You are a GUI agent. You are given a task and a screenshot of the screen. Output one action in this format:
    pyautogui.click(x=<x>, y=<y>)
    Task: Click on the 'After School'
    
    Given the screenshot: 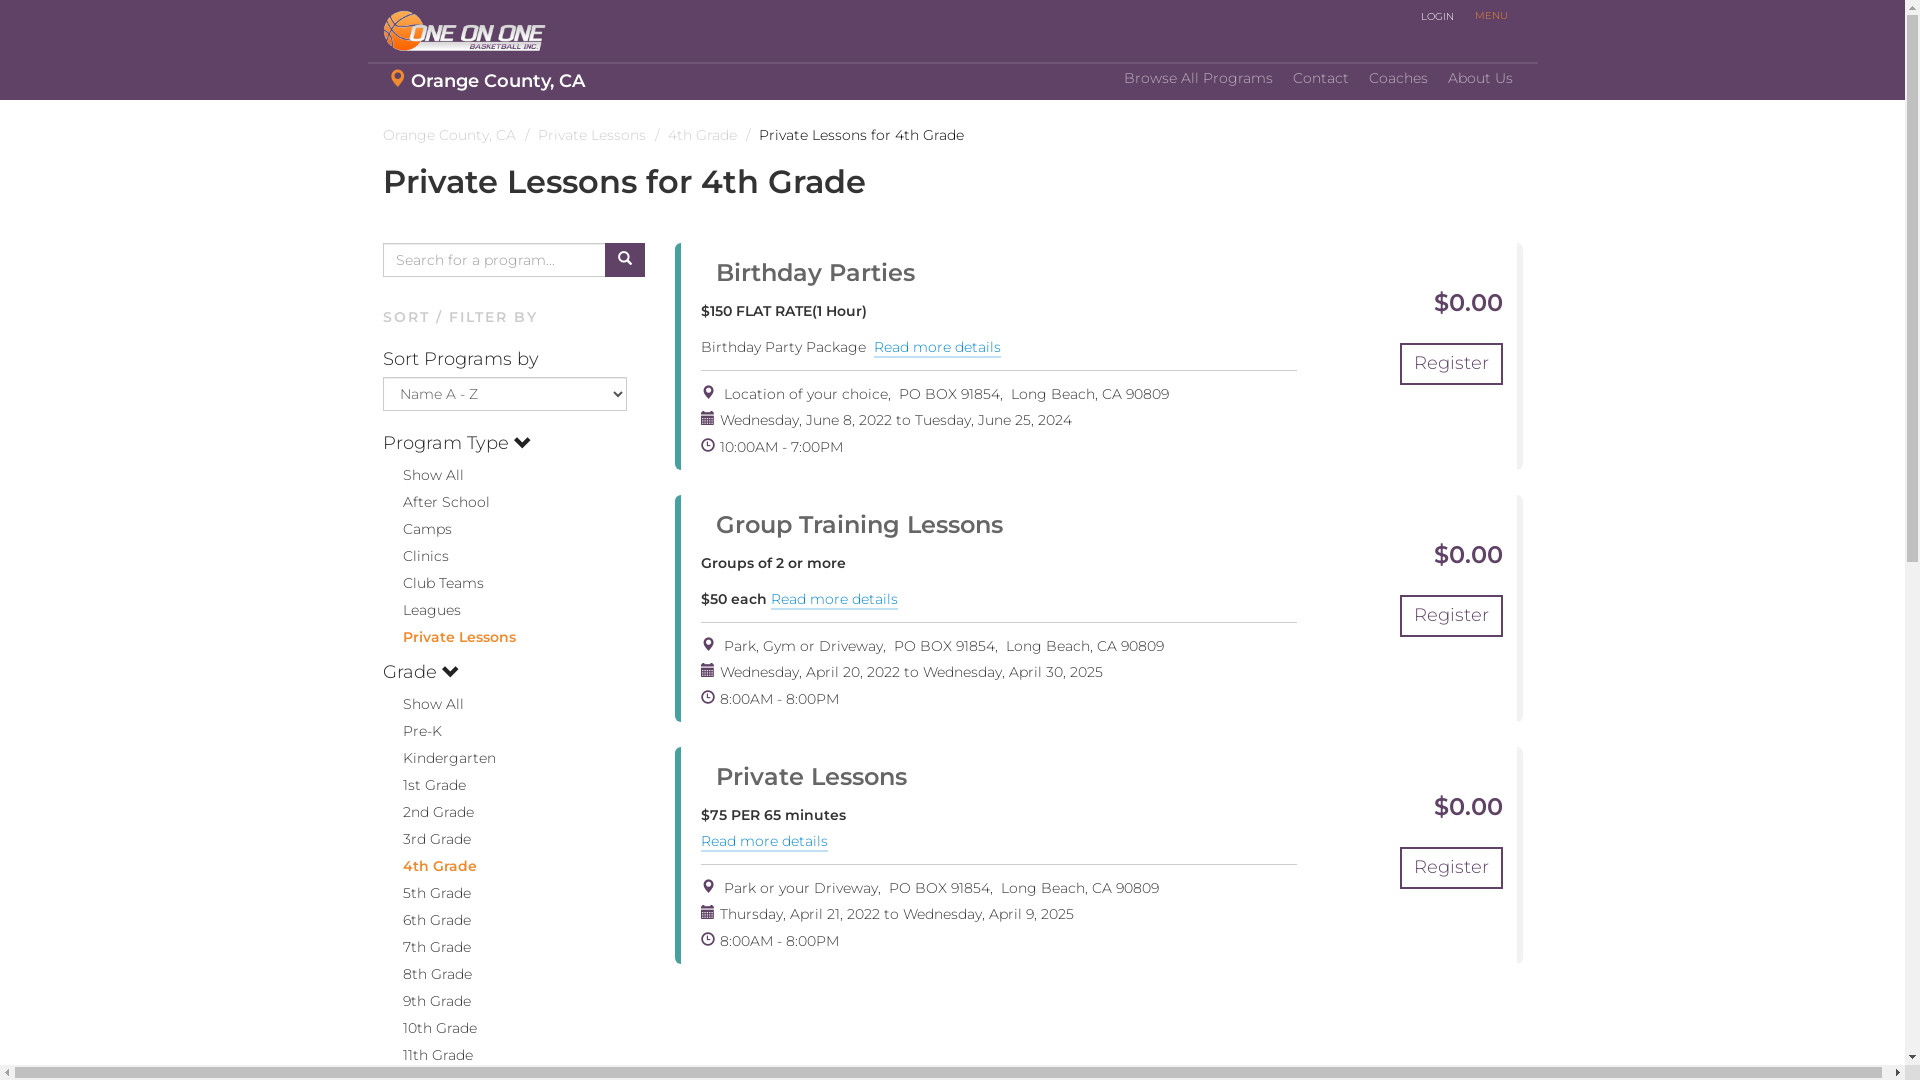 What is the action you would take?
    pyautogui.click(x=382, y=500)
    